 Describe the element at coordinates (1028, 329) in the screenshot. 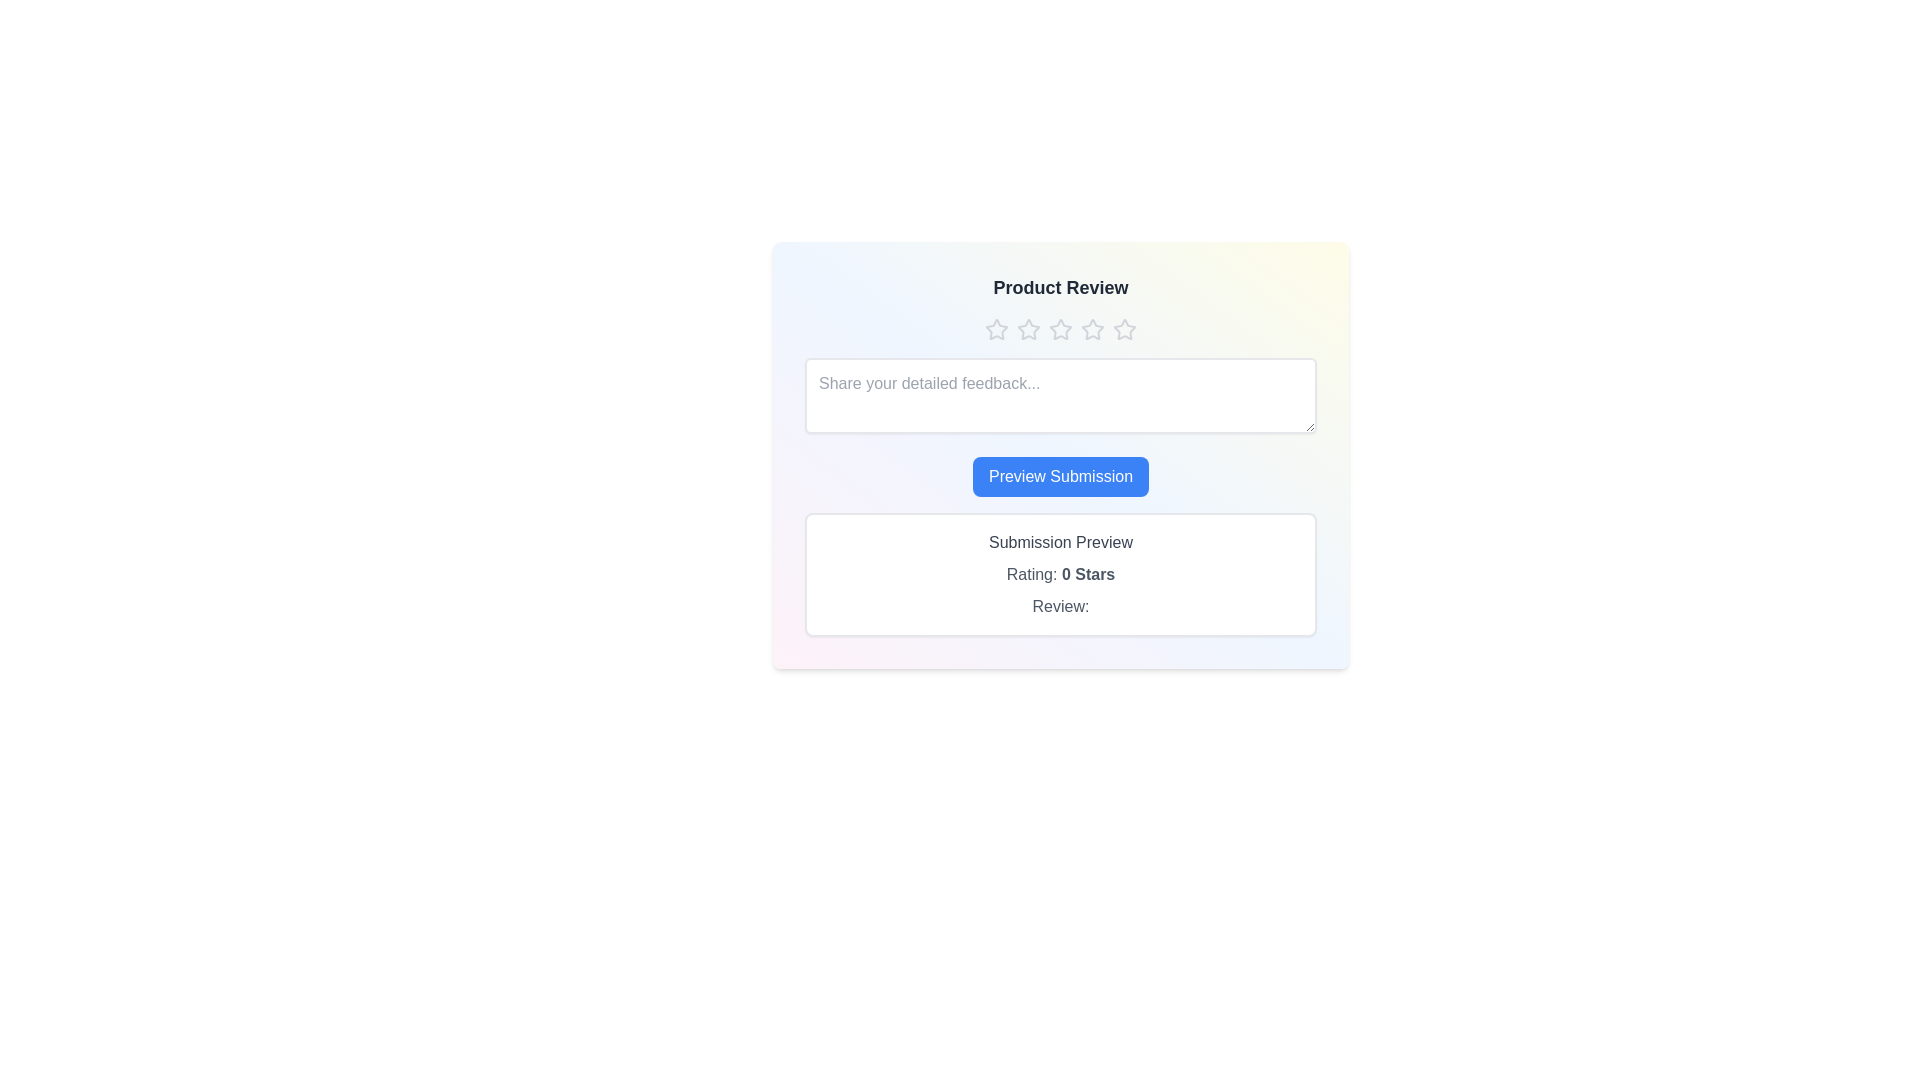

I see `the star corresponding to the desired rating of 2 stars` at that location.